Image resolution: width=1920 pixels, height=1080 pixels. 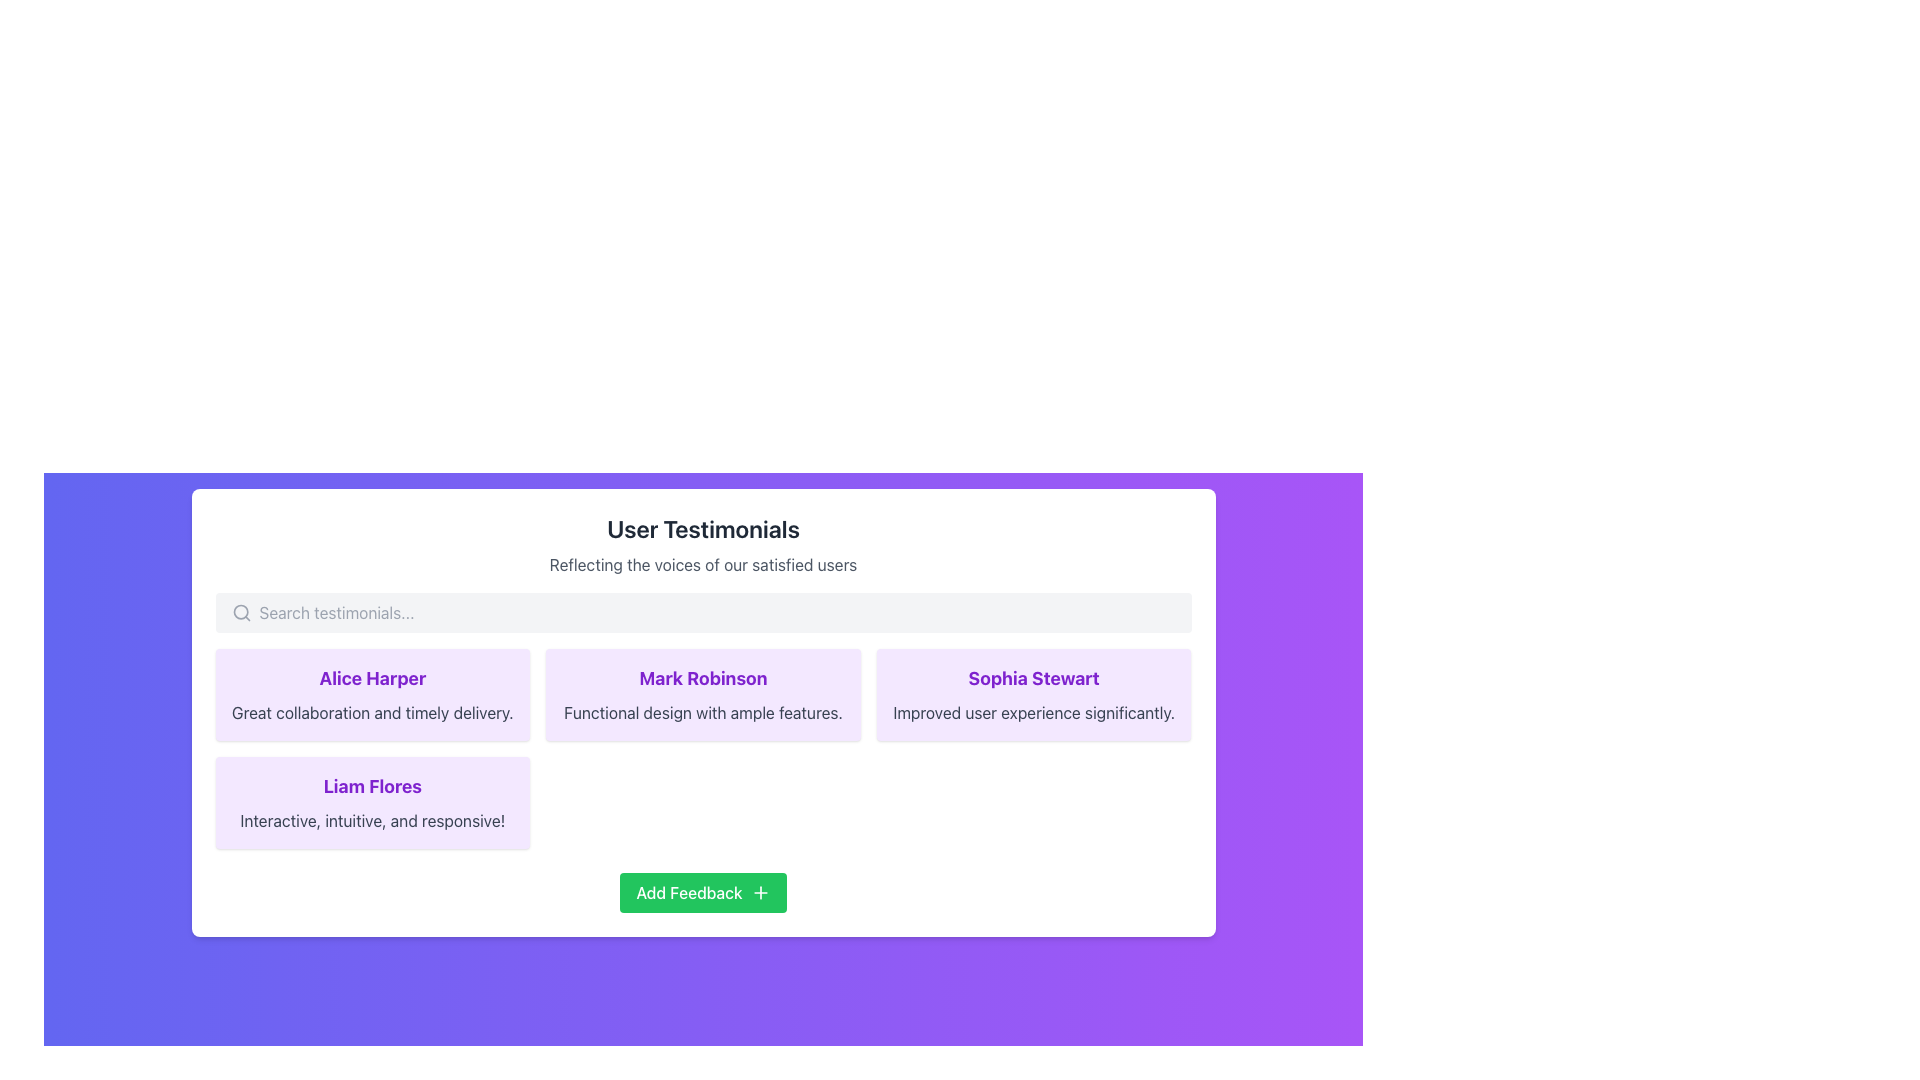 I want to click on the text display element that shows 'Reflecting the voices of our satisfied users', located beneath the 'User Testimonials' heading, so click(x=703, y=564).